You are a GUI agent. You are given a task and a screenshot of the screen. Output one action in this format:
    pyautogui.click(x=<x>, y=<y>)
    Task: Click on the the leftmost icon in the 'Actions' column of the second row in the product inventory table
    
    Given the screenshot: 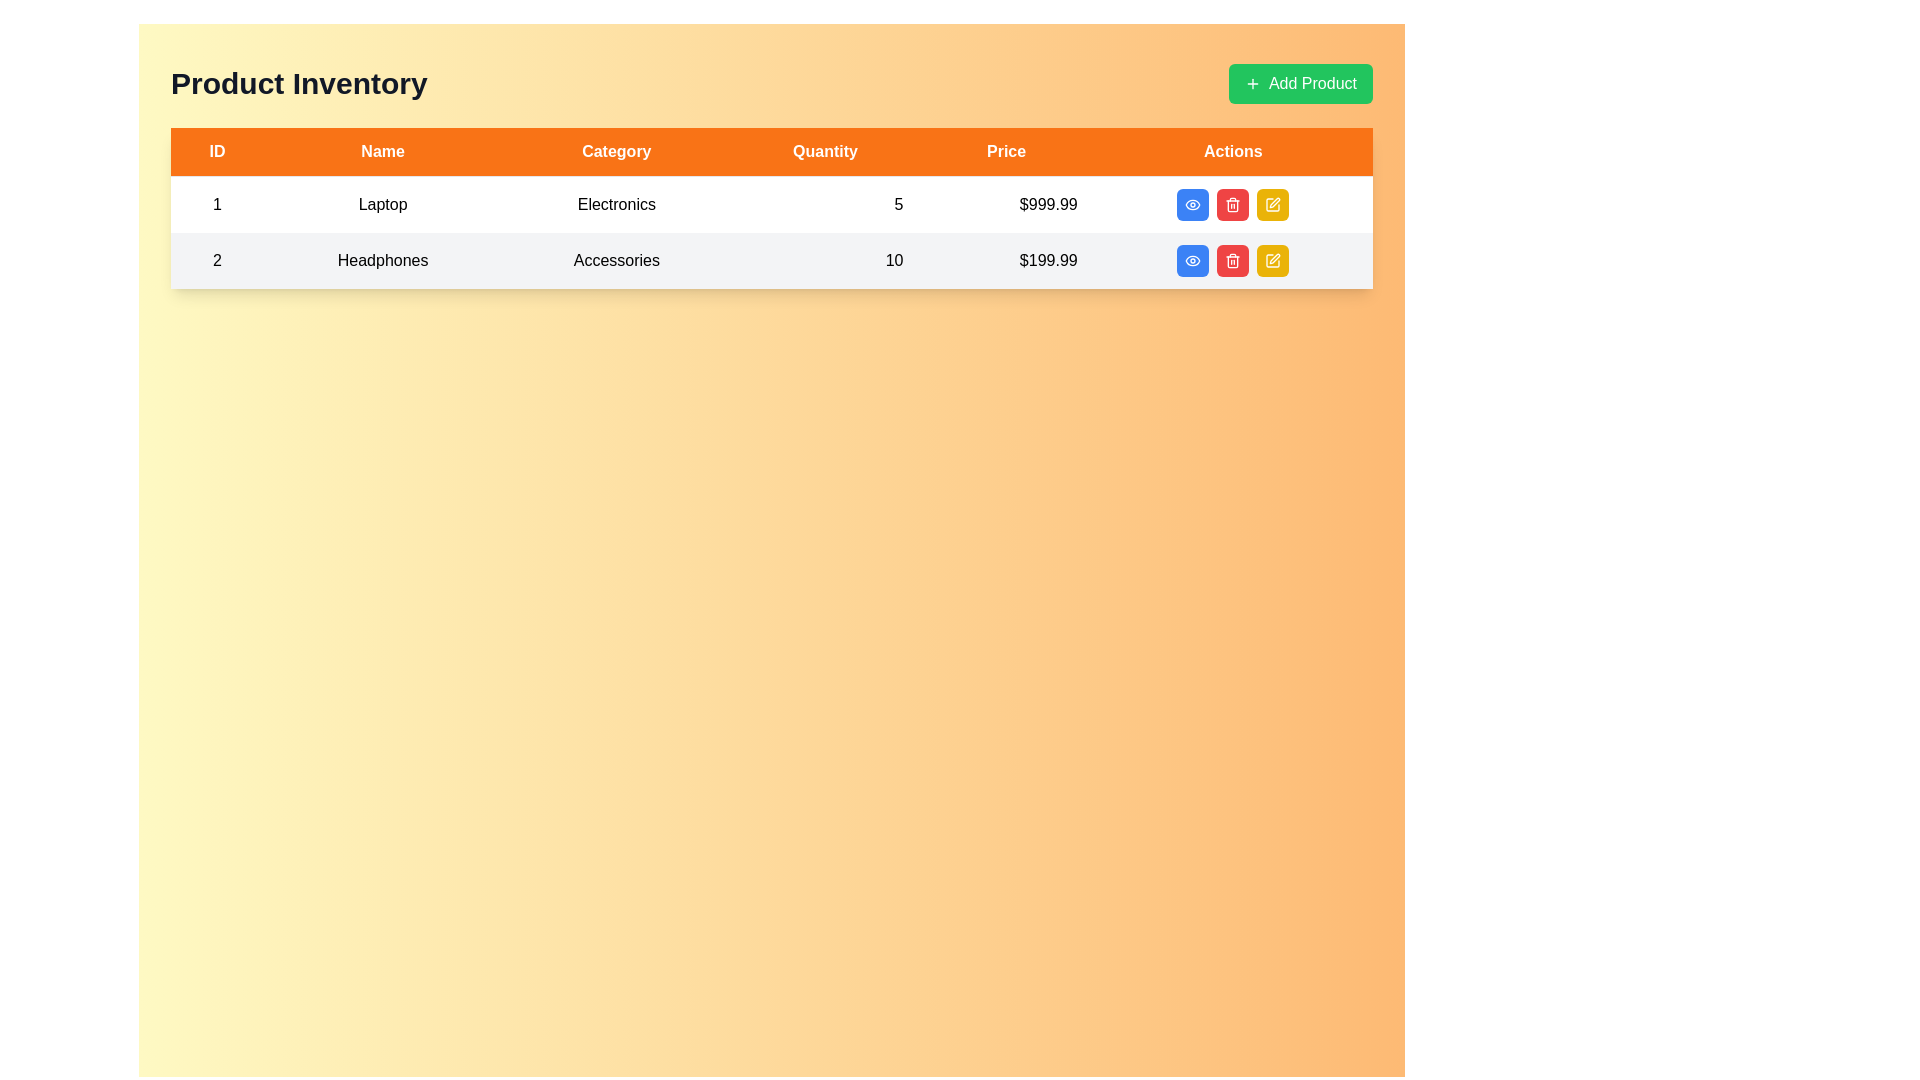 What is the action you would take?
    pyautogui.click(x=1193, y=260)
    